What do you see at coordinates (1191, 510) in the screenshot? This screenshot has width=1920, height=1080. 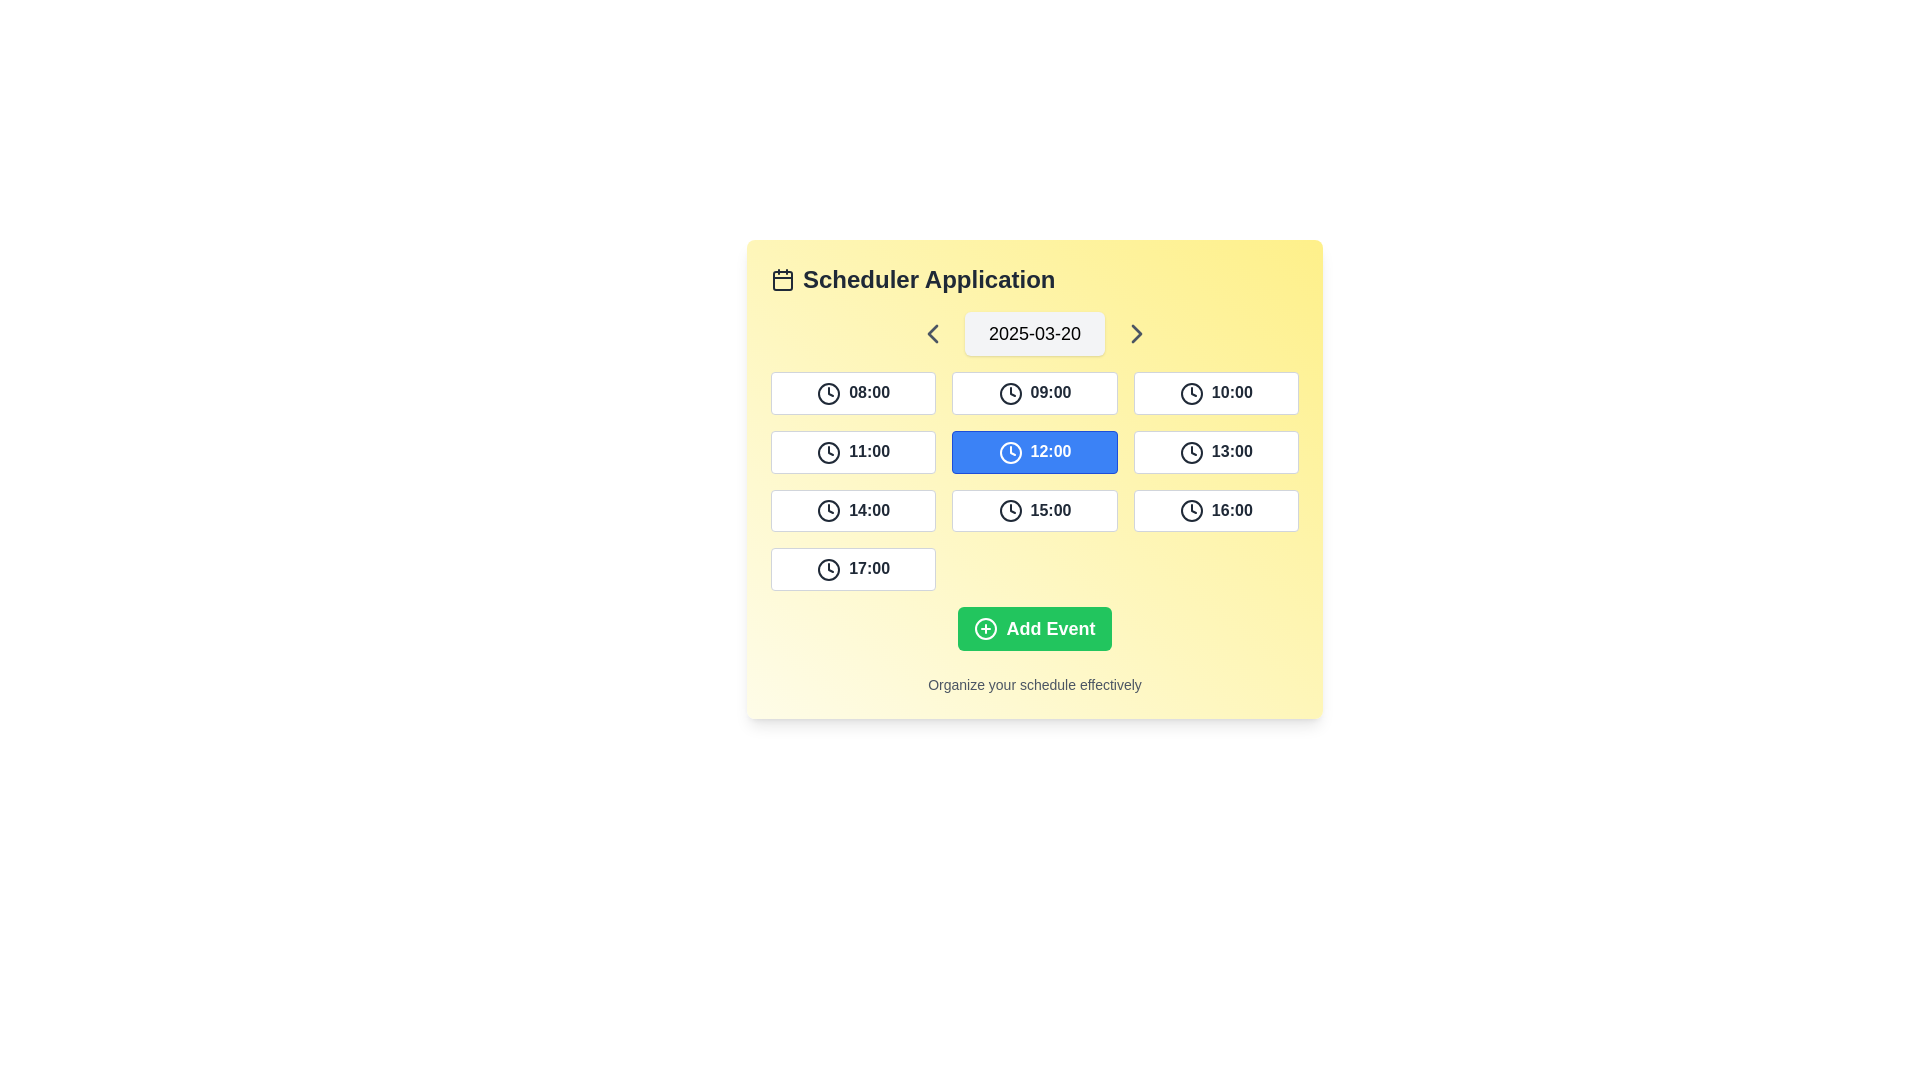 I see `the clock icon located in the bottom-right corner of the scheduling grid, adjacent to the text '16:00', to interact with the time-related function` at bounding box center [1191, 510].